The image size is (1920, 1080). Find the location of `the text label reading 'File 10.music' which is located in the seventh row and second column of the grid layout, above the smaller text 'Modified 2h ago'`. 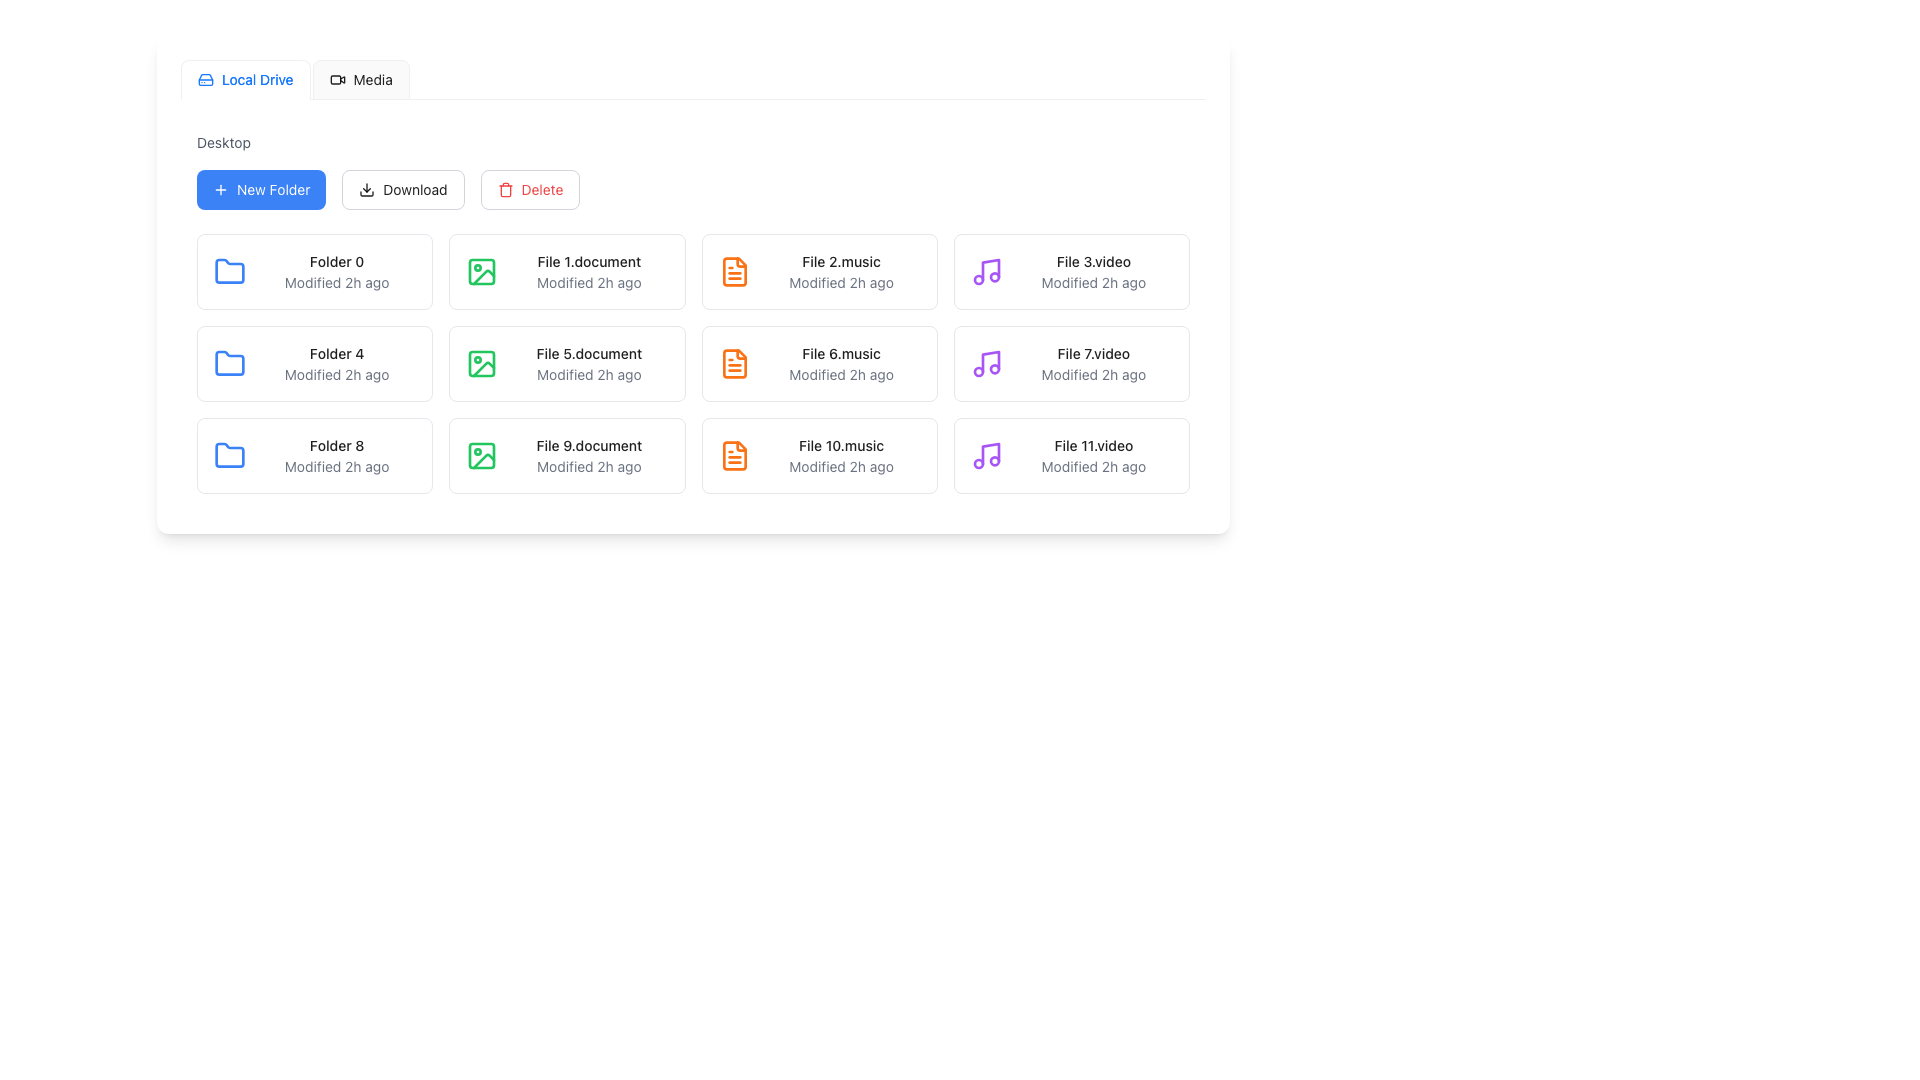

the text label reading 'File 10.music' which is located in the seventh row and second column of the grid layout, above the smaller text 'Modified 2h ago' is located at coordinates (841, 445).